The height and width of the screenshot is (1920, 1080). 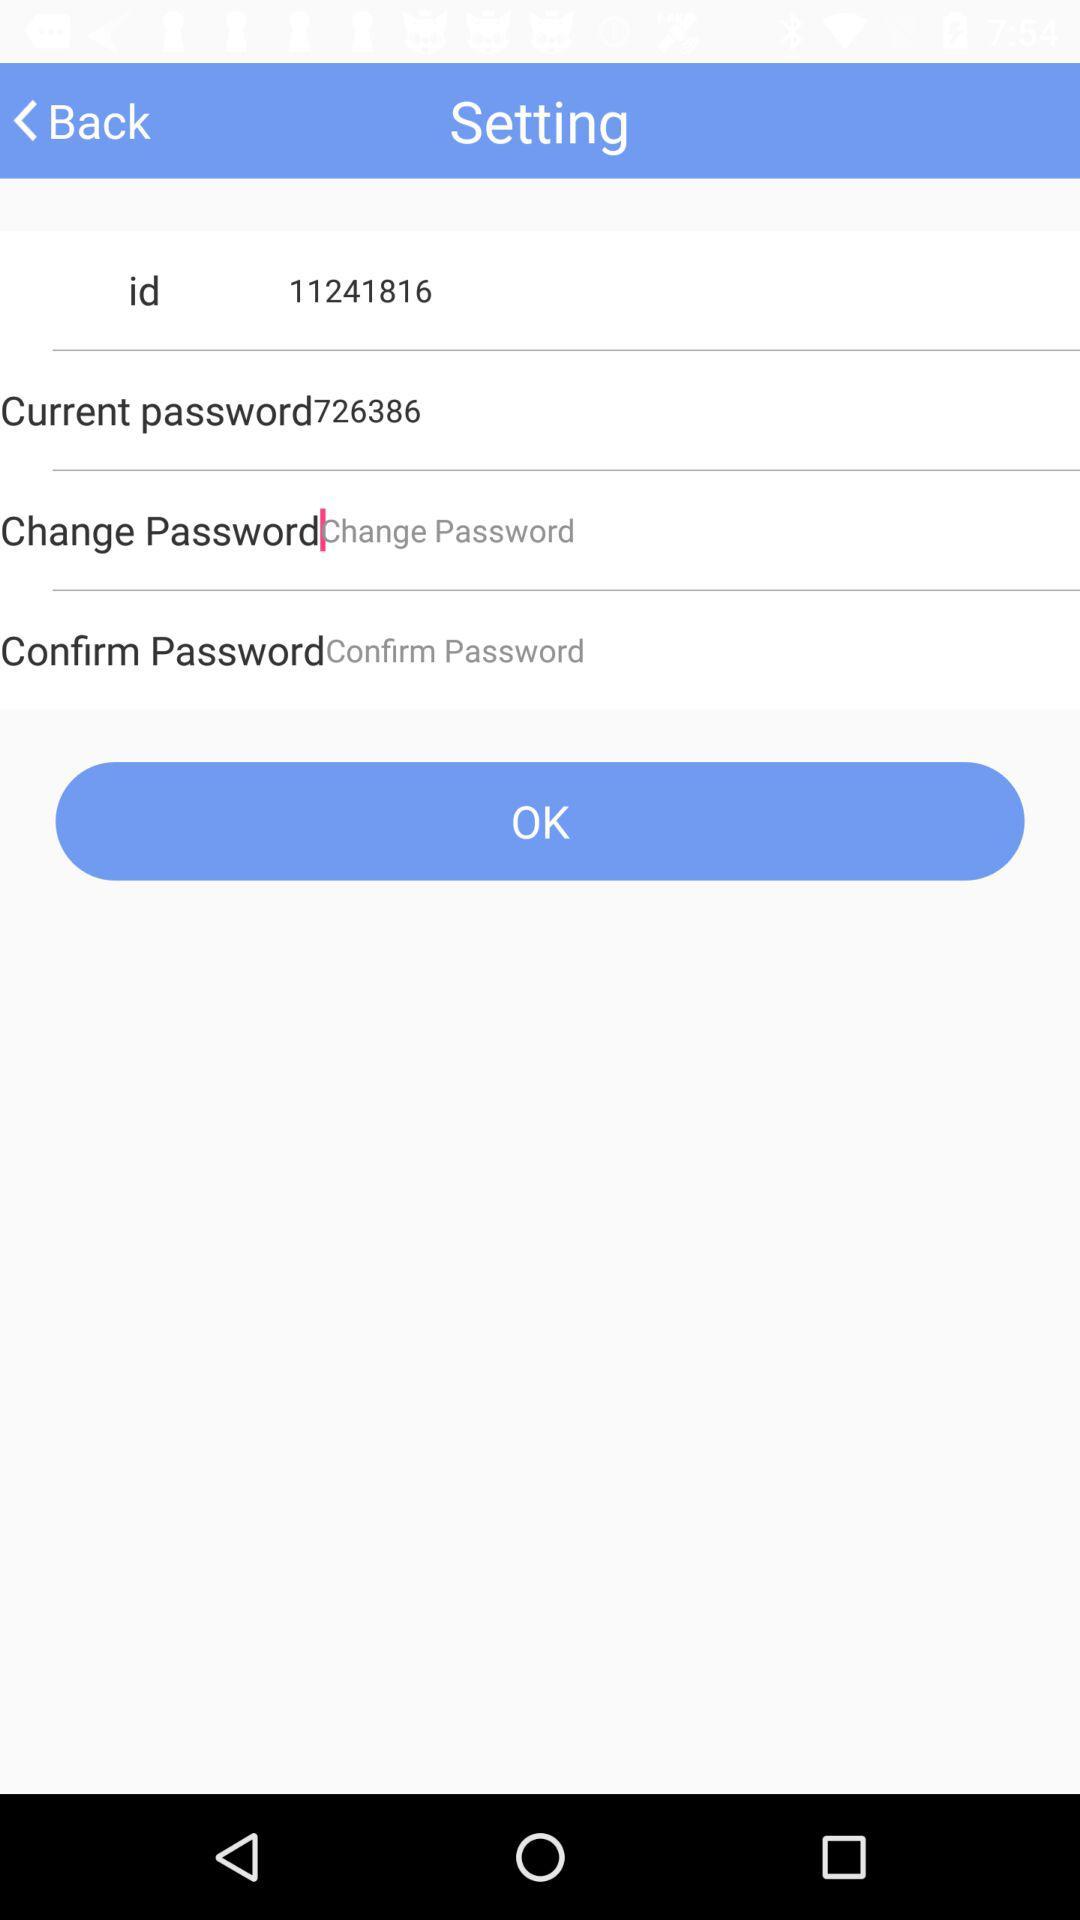 What do you see at coordinates (540, 821) in the screenshot?
I see `the item below the confirm password icon` at bounding box center [540, 821].